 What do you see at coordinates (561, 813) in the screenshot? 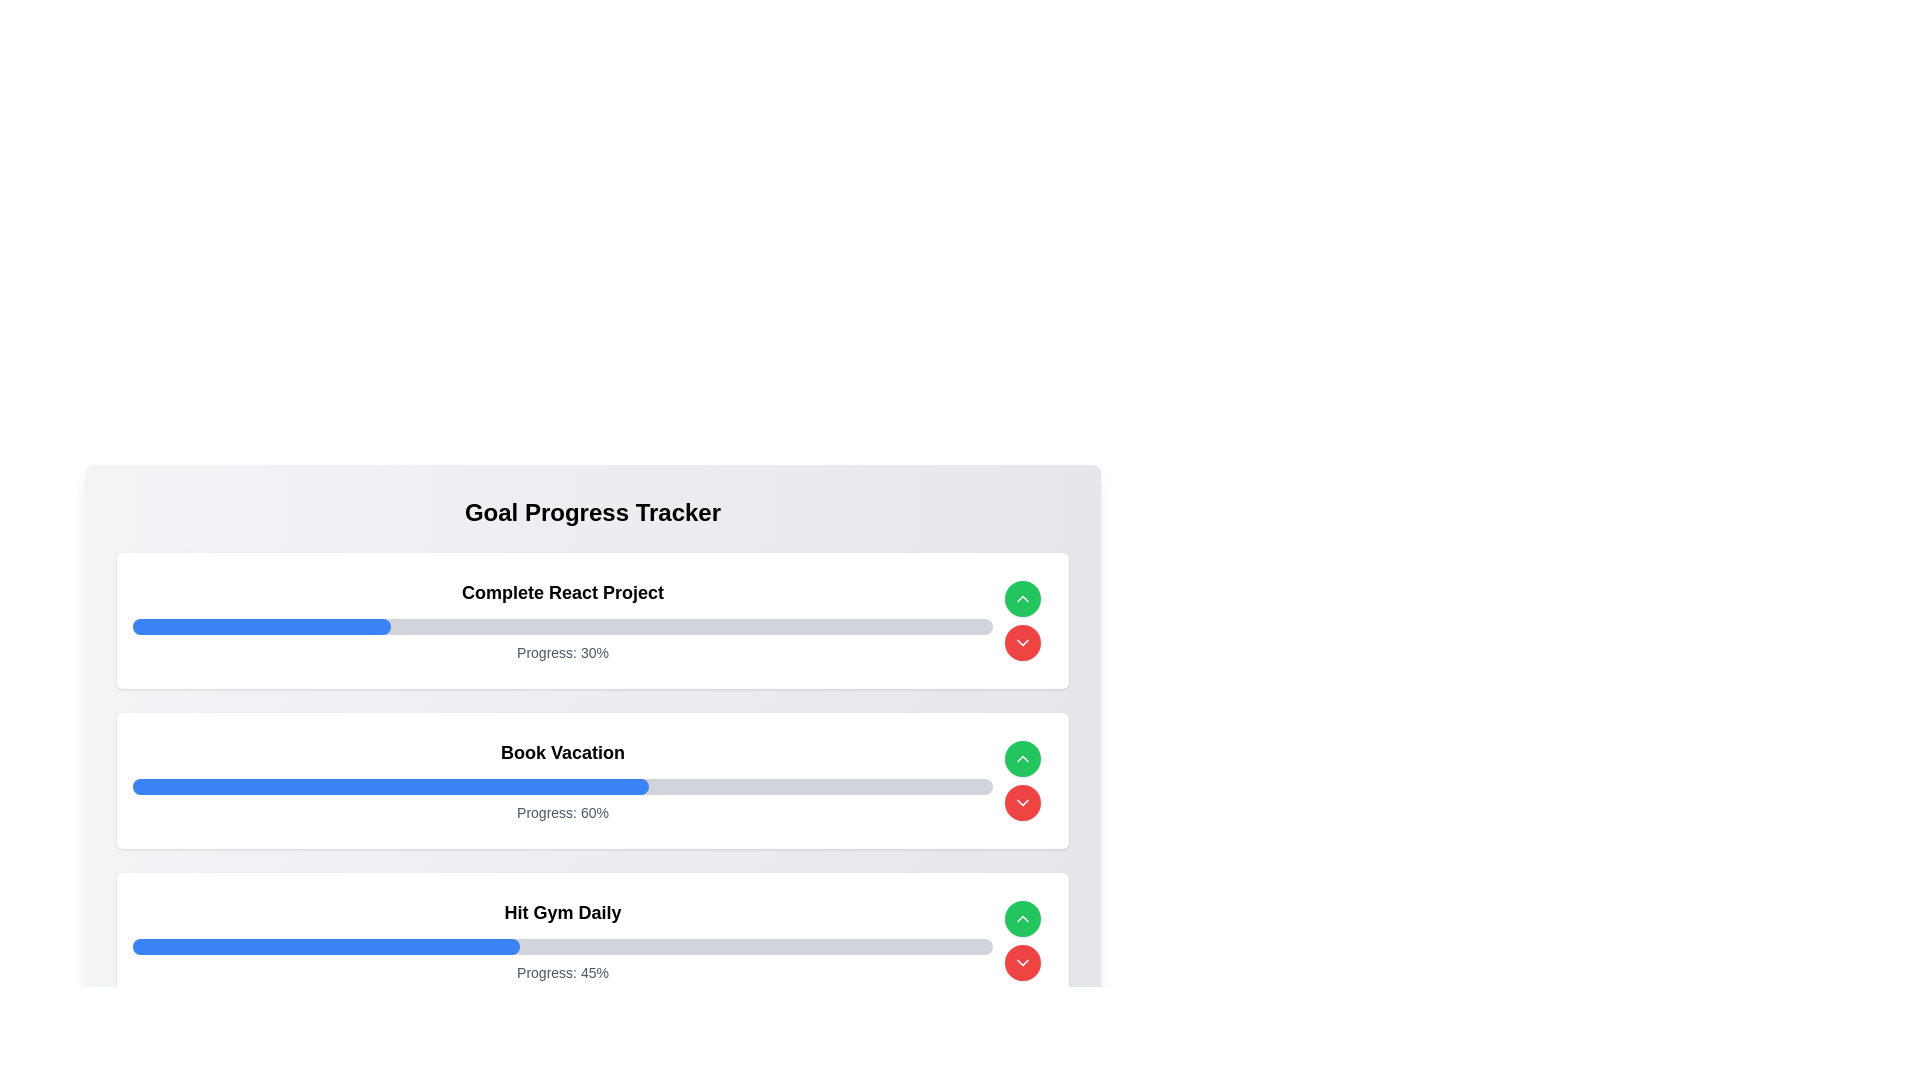
I see `the text label displaying 'Progress: 60%' which is styled in a small, gray font and located below the horizontal progress bar and the text 'Book Vacation'` at bounding box center [561, 813].